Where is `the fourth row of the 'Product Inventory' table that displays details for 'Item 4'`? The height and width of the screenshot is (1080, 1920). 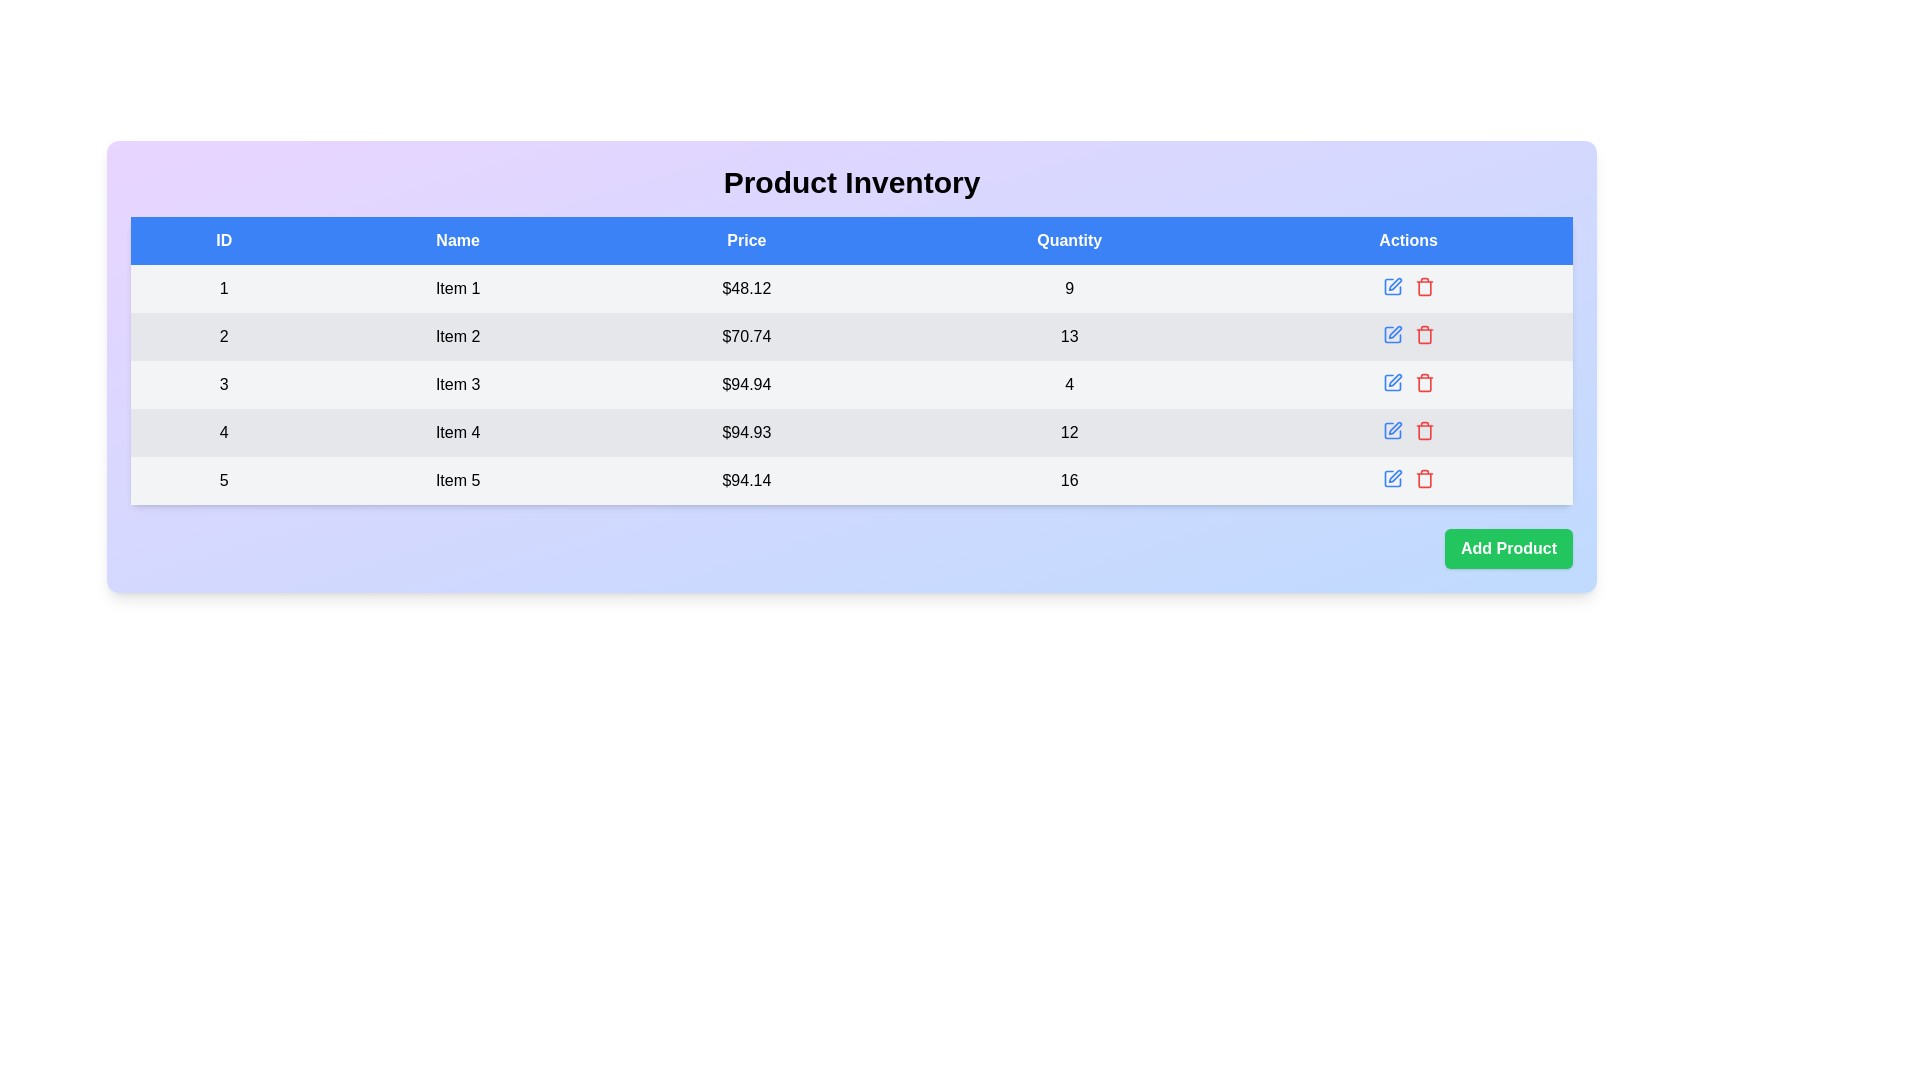 the fourth row of the 'Product Inventory' table that displays details for 'Item 4' is located at coordinates (851, 431).